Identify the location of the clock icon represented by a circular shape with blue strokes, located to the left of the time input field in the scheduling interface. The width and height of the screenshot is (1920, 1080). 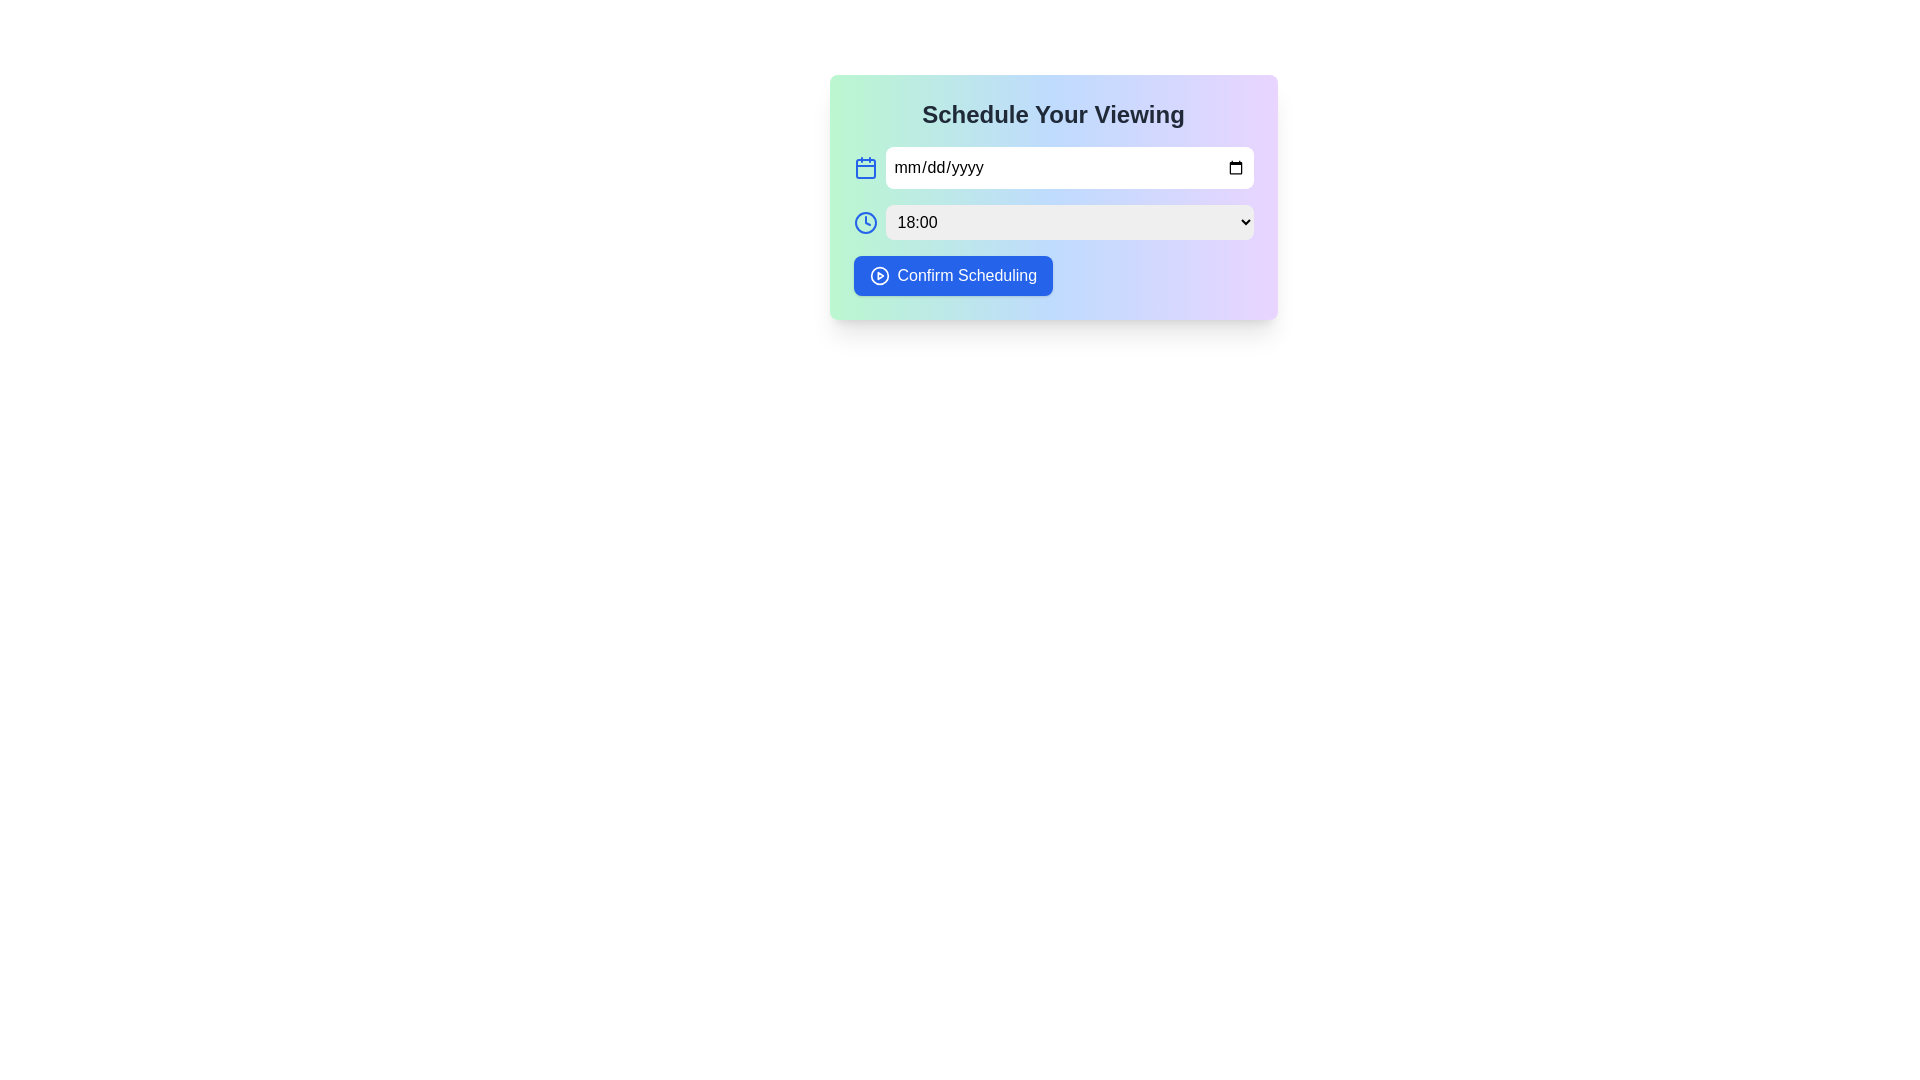
(865, 222).